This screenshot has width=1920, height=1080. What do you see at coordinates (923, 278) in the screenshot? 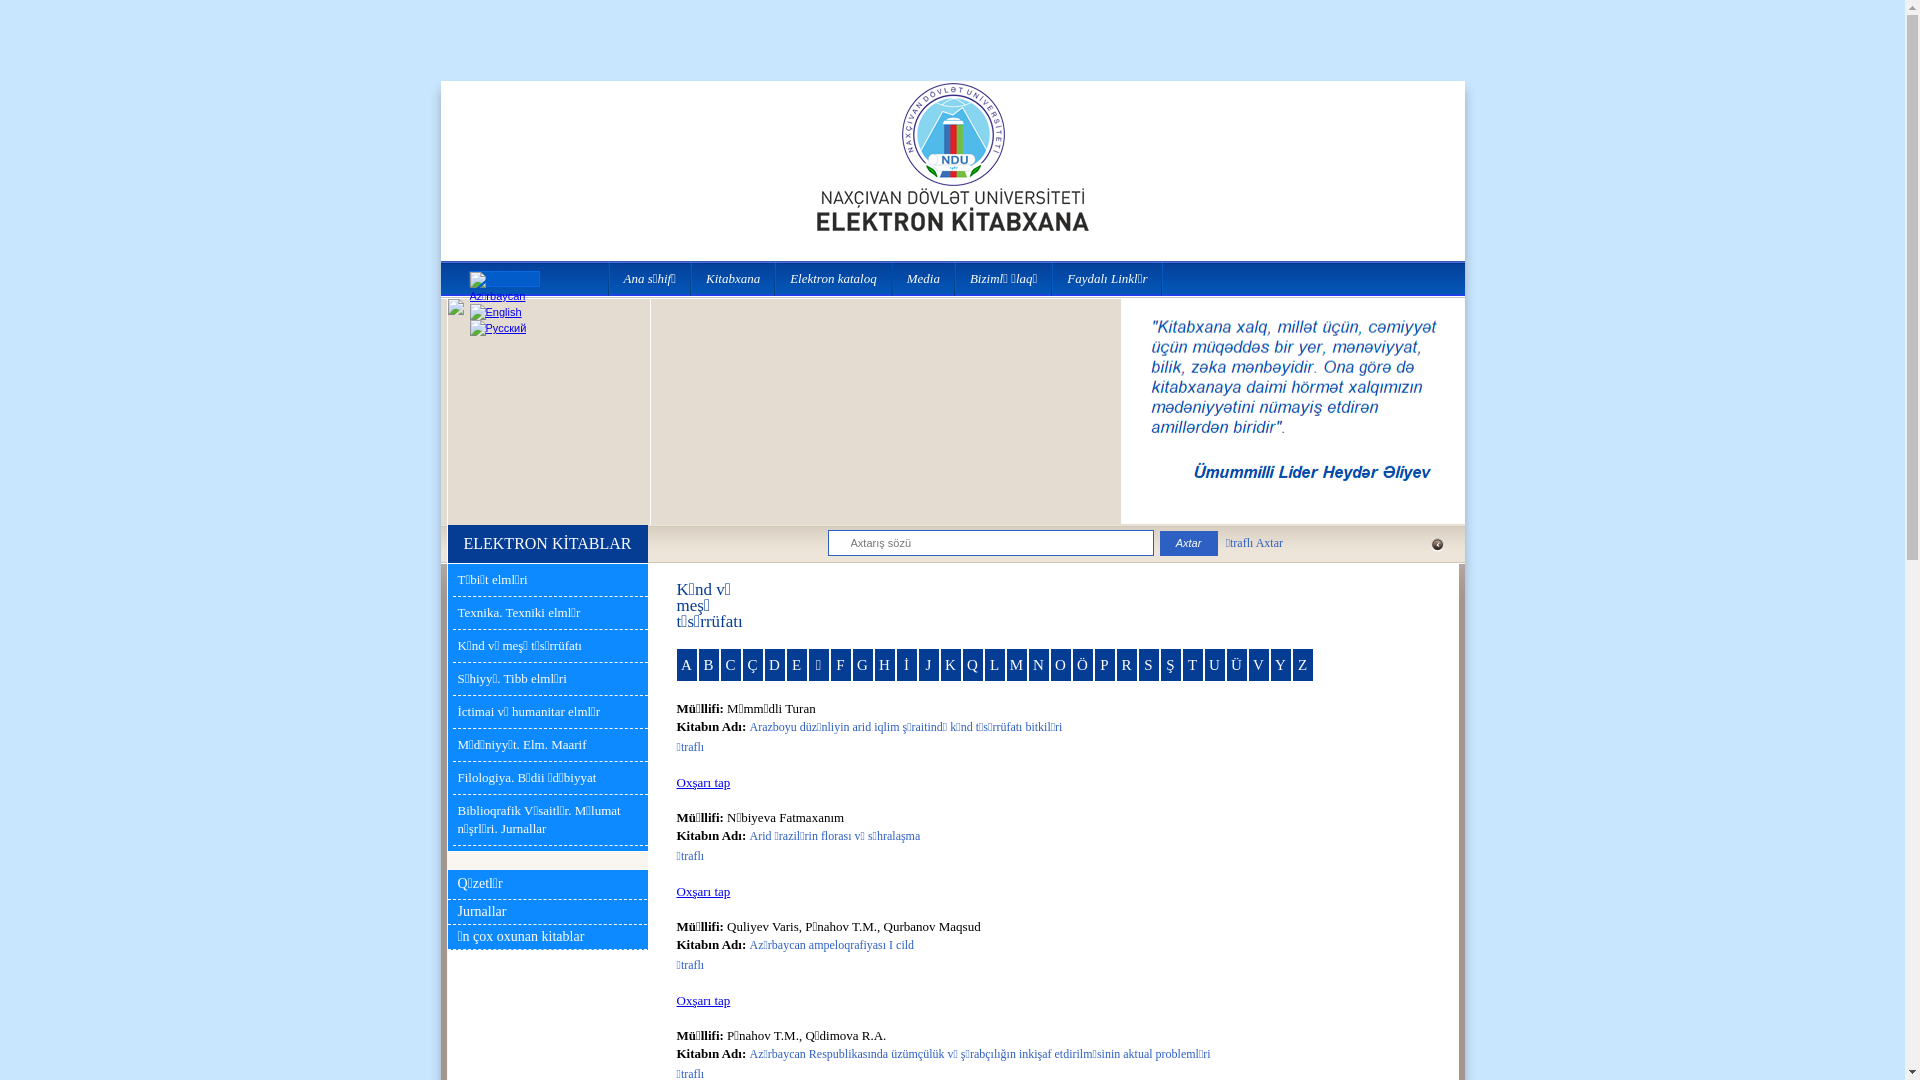
I see `'Media'` at bounding box center [923, 278].